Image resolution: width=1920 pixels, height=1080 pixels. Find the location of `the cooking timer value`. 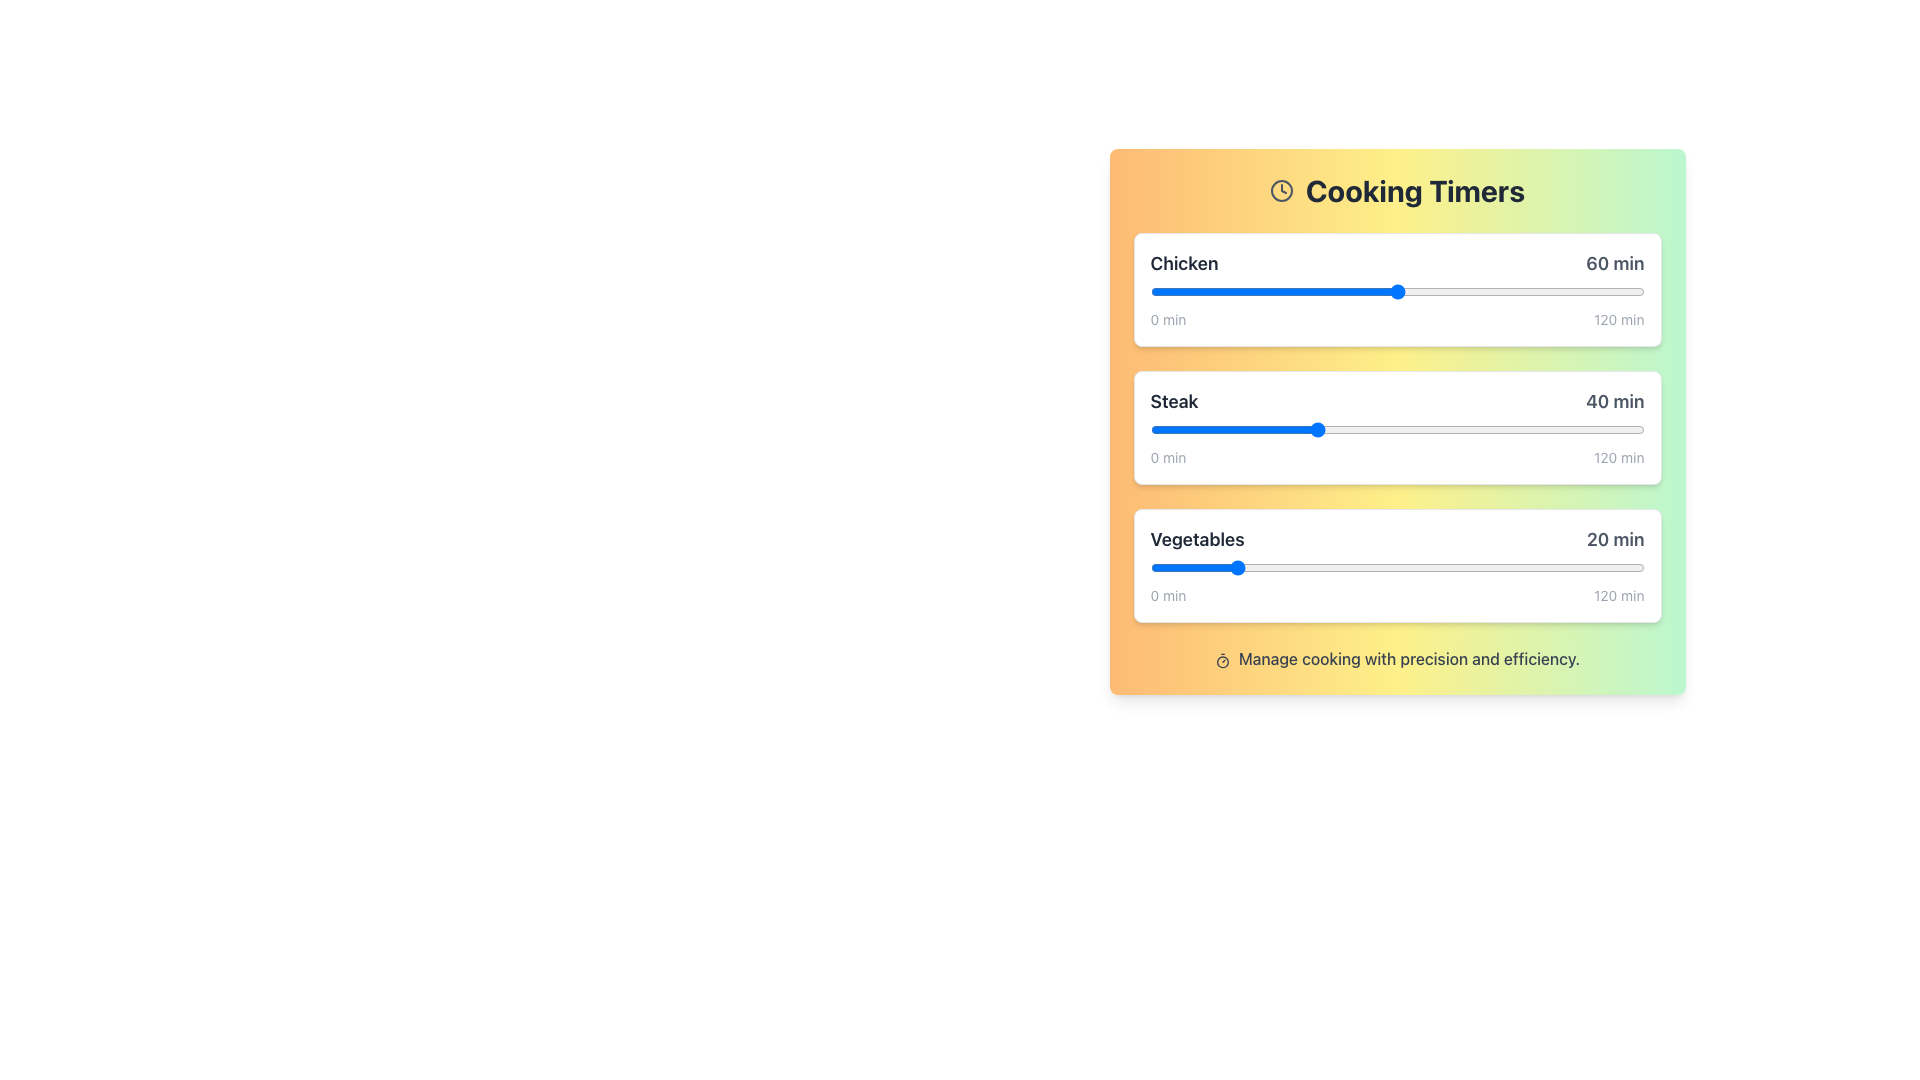

the cooking timer value is located at coordinates (1219, 292).